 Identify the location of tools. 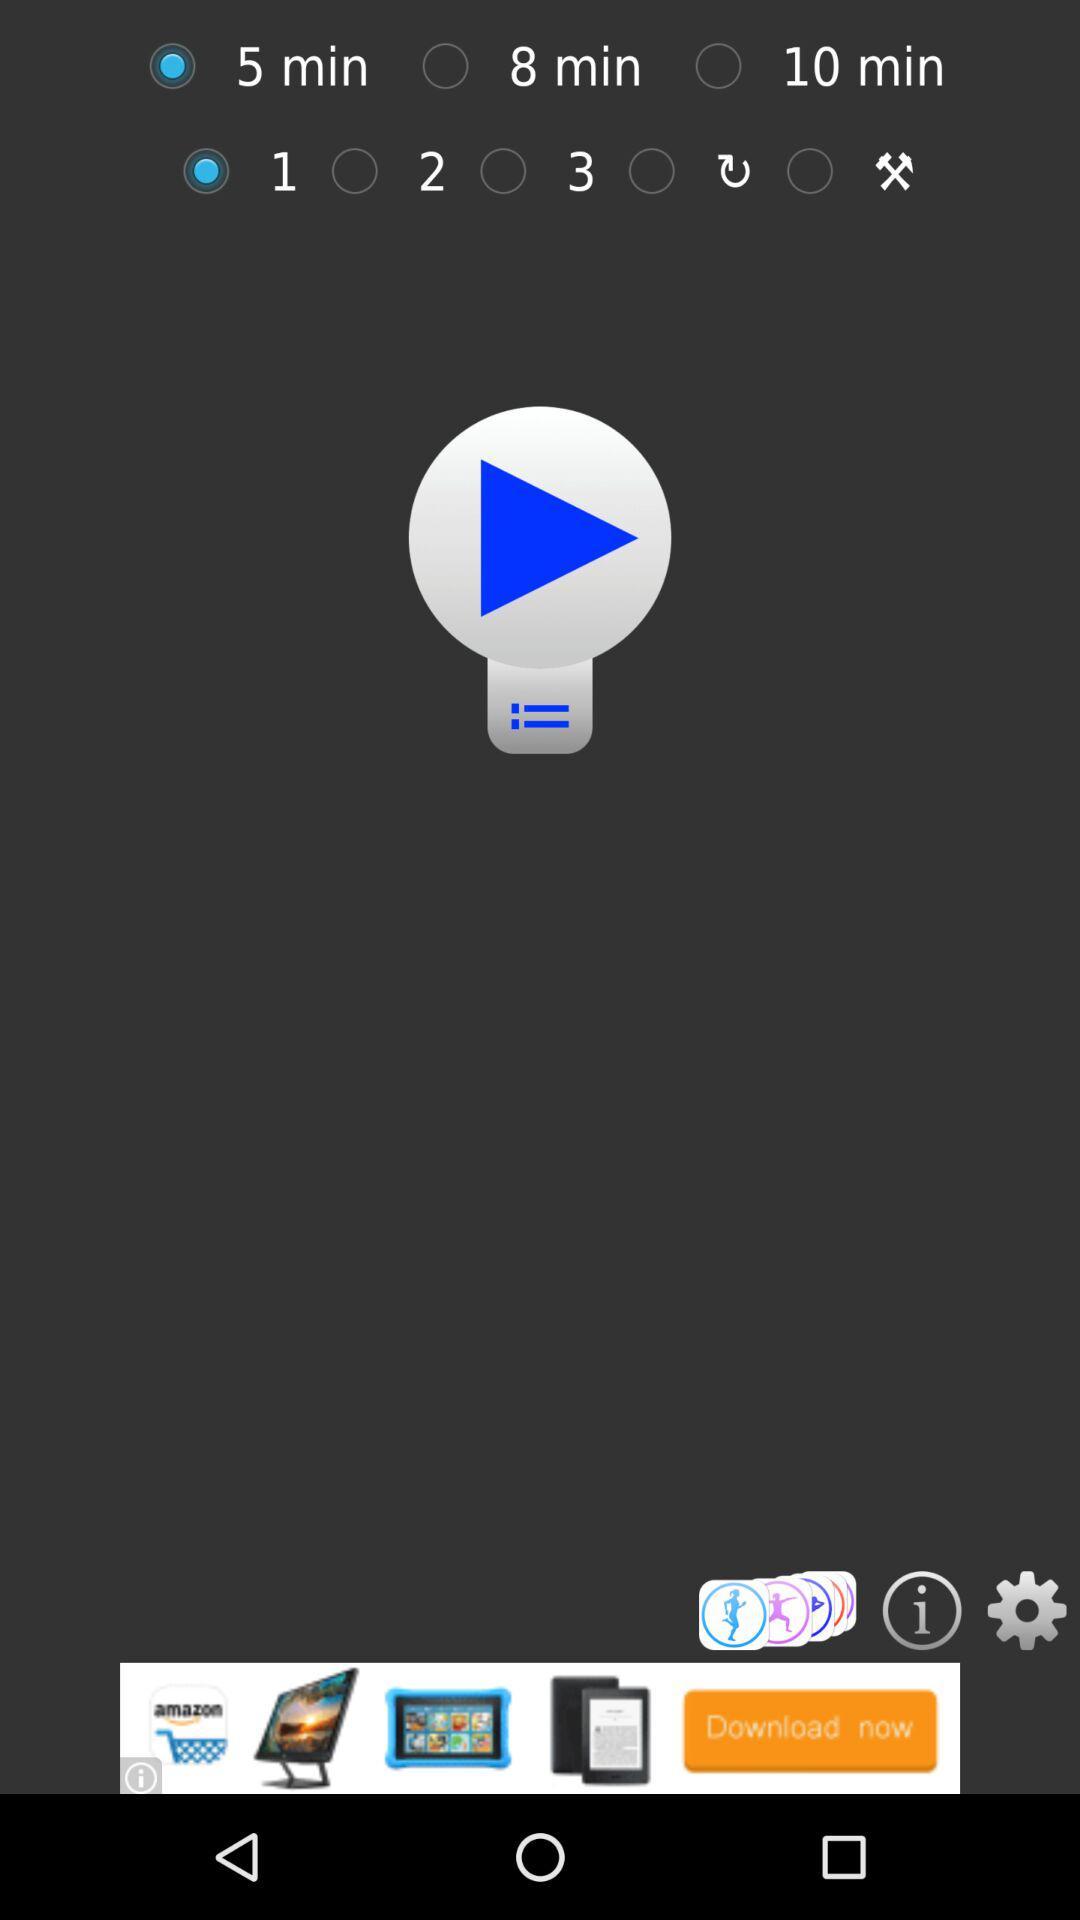
(820, 171).